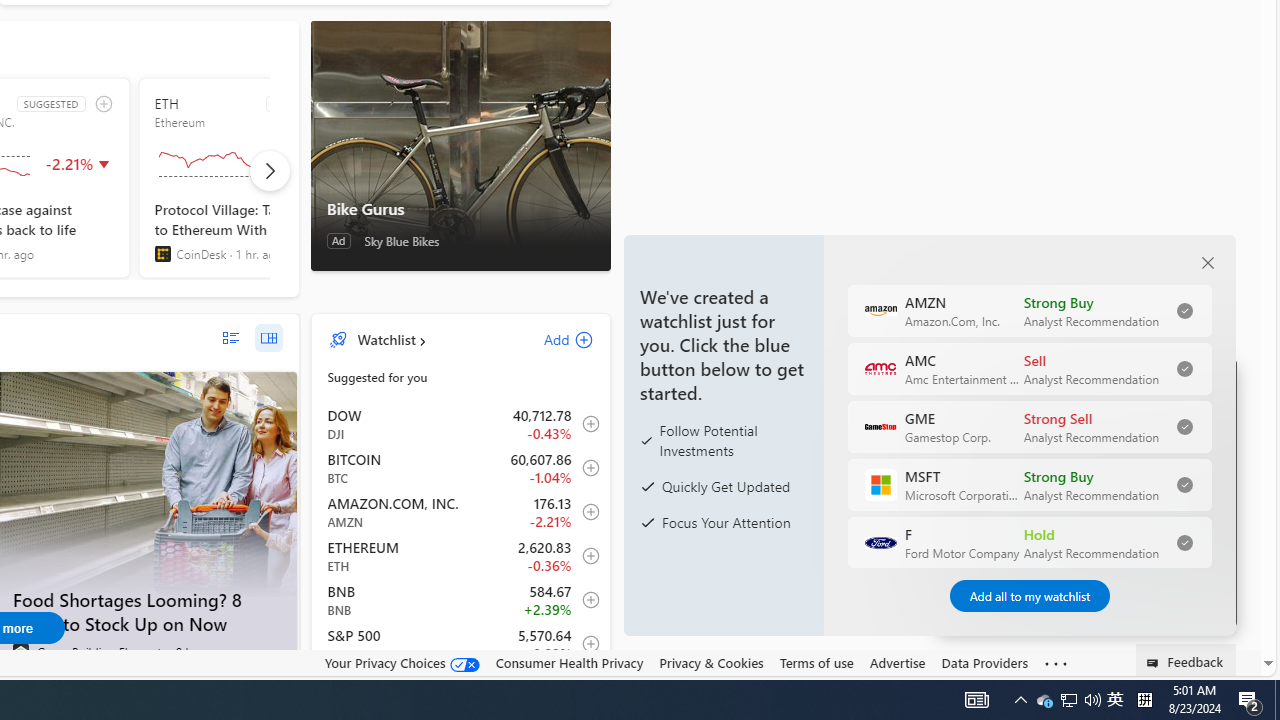 The height and width of the screenshot is (720, 1280). Describe the element at coordinates (984, 662) in the screenshot. I see `'Data Providers'` at that location.